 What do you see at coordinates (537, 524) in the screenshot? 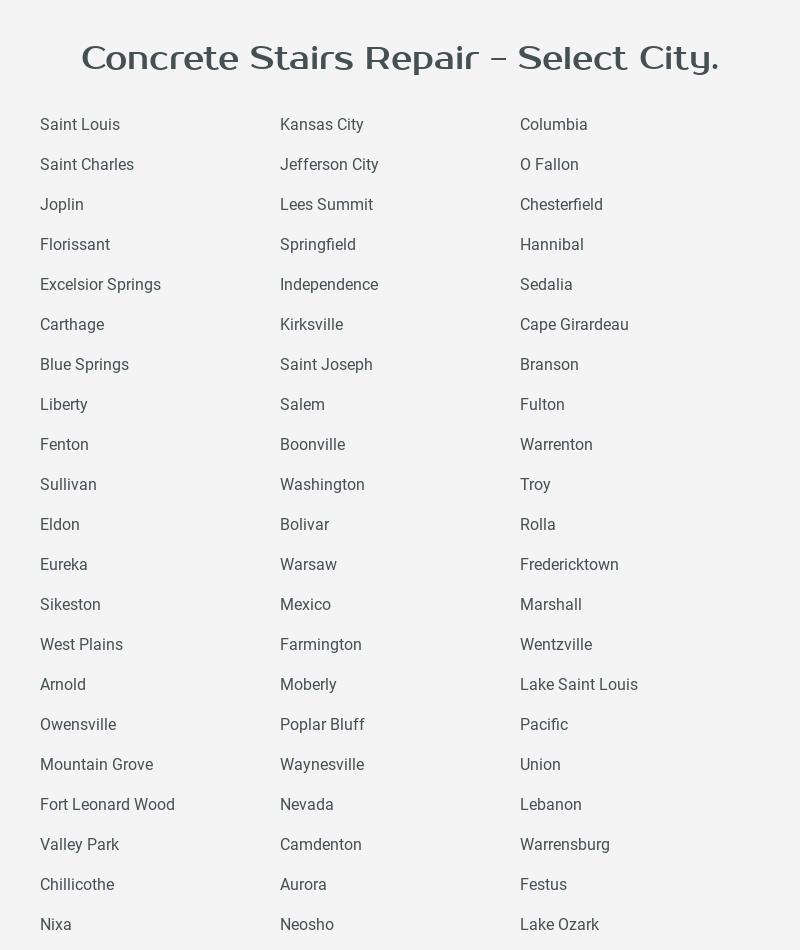
I see `'Rolla'` at bounding box center [537, 524].